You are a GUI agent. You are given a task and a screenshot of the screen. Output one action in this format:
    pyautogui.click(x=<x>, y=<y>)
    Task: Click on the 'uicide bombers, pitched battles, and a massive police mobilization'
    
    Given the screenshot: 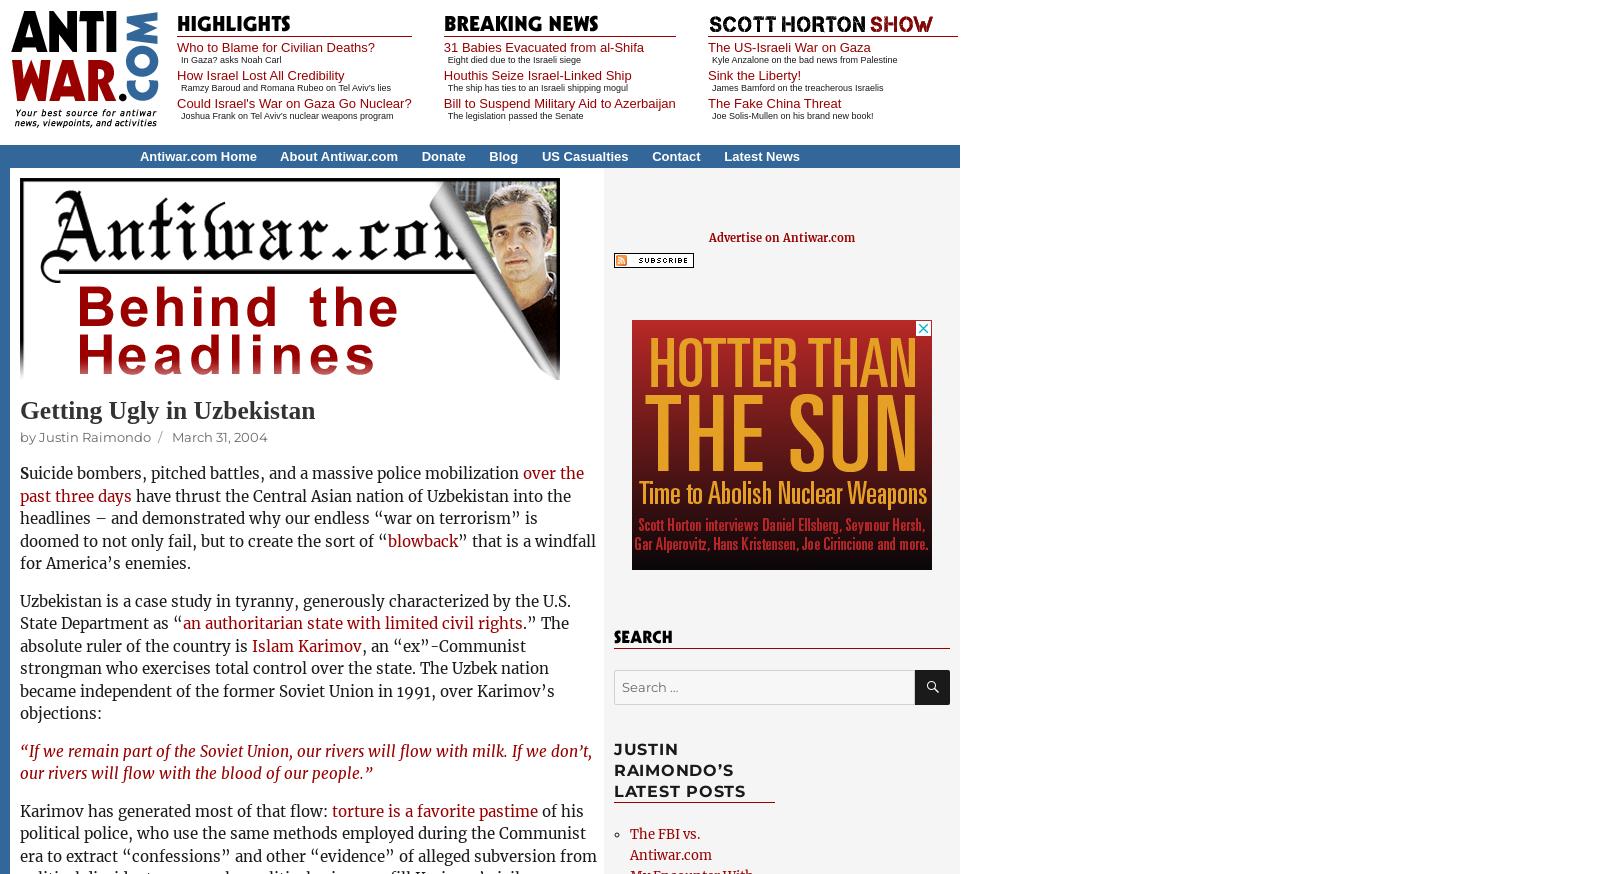 What is the action you would take?
    pyautogui.click(x=276, y=472)
    